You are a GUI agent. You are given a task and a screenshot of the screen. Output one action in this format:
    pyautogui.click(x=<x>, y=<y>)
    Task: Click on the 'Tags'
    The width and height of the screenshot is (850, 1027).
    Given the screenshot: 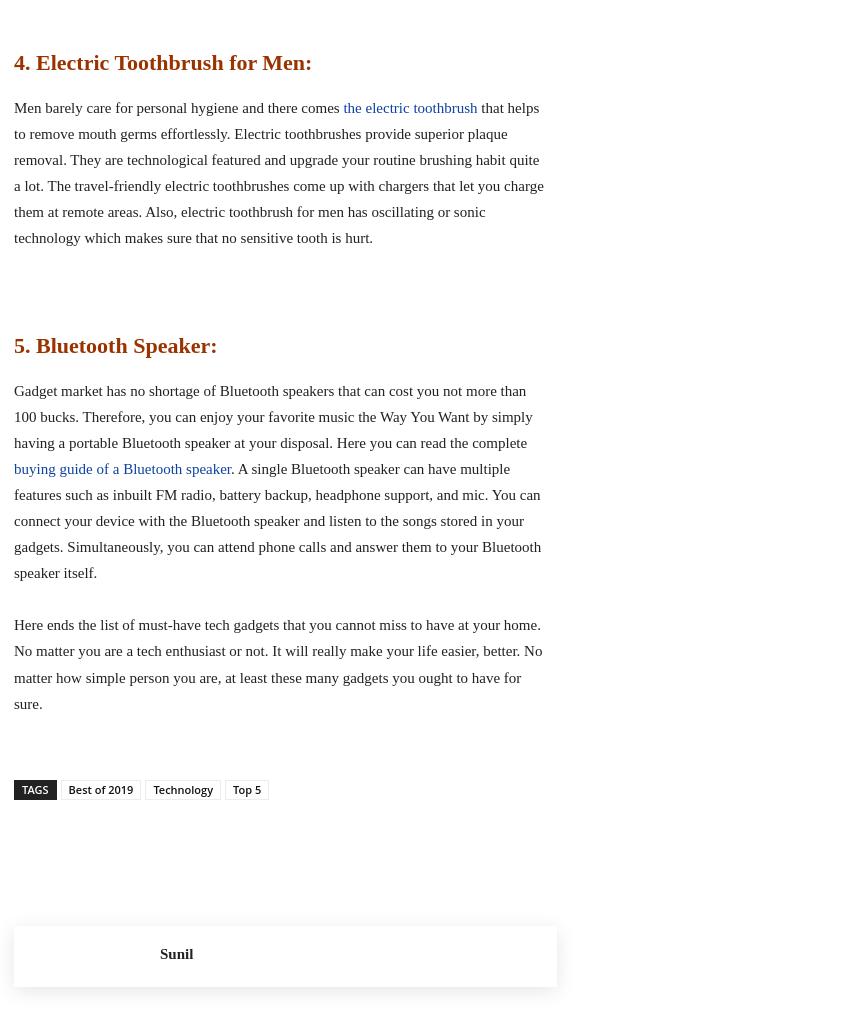 What is the action you would take?
    pyautogui.click(x=34, y=787)
    